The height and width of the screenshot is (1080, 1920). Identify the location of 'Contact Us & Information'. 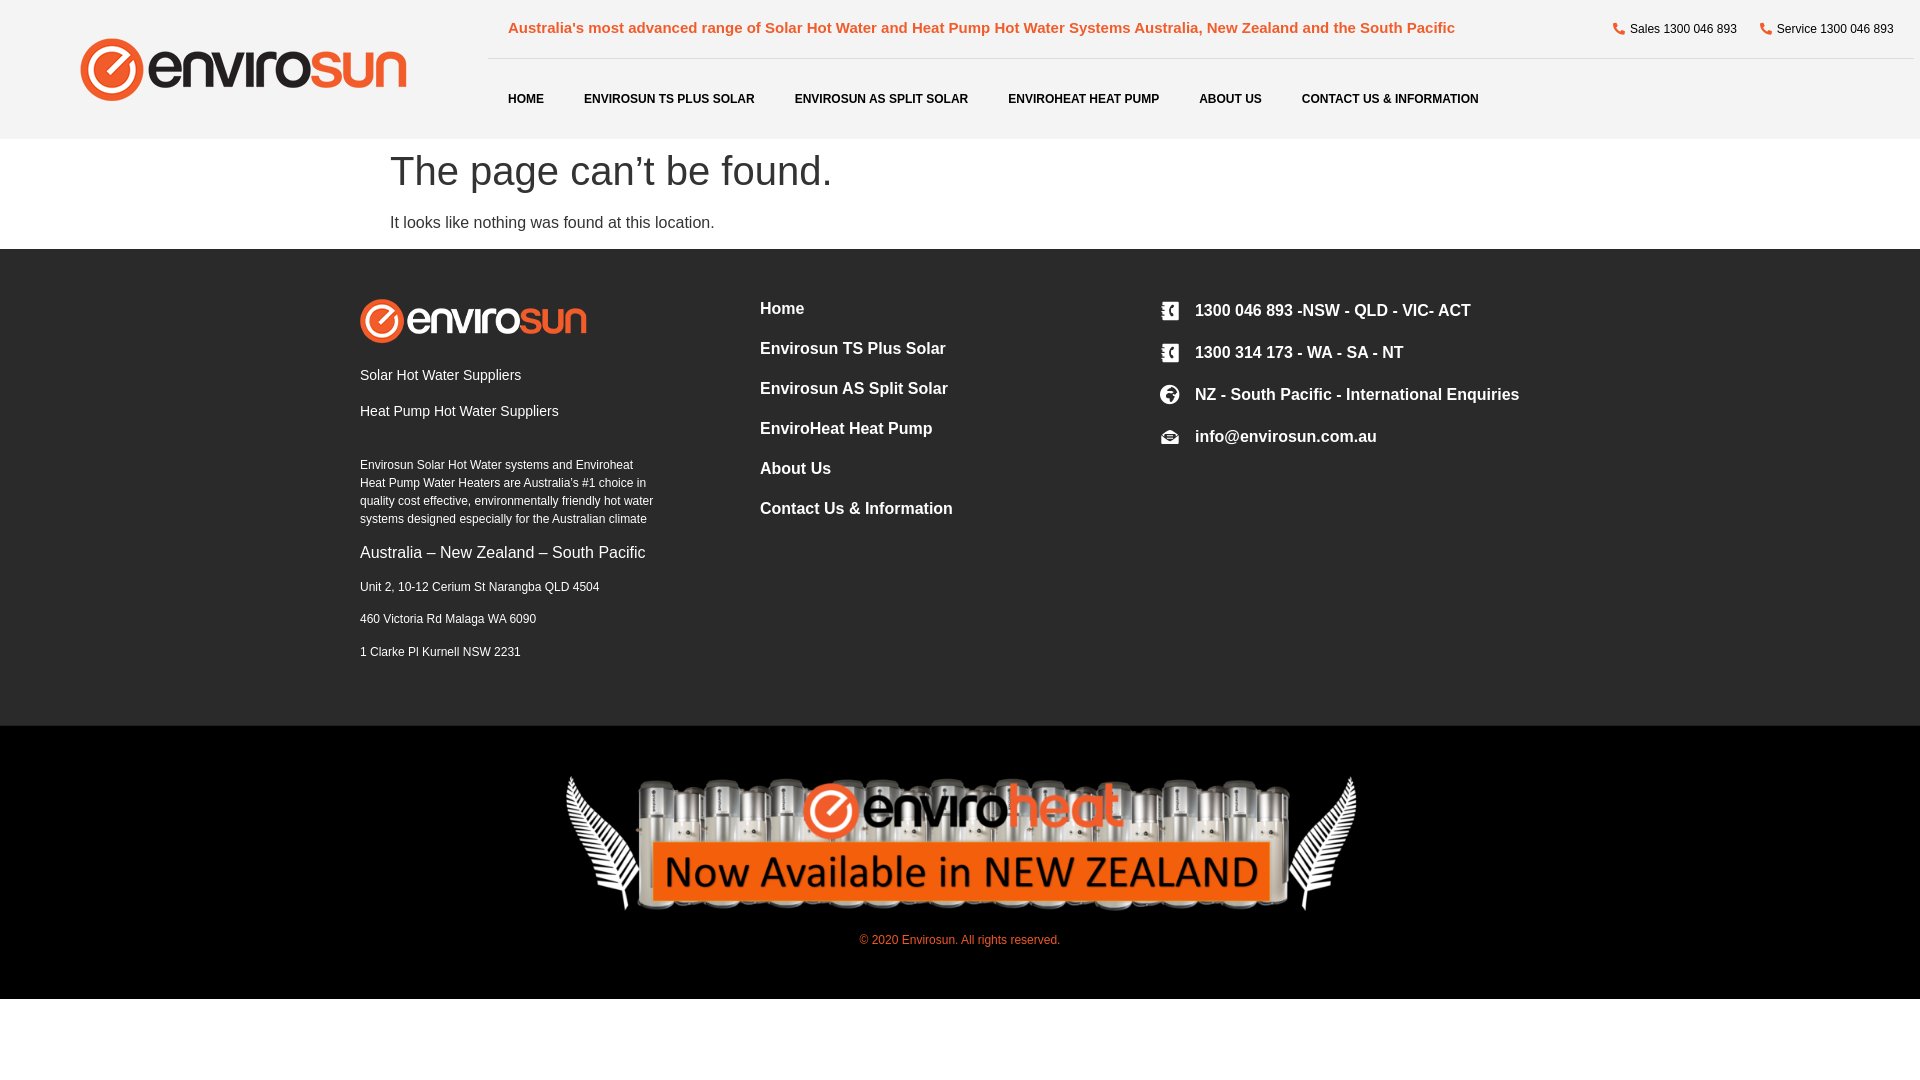
(960, 508).